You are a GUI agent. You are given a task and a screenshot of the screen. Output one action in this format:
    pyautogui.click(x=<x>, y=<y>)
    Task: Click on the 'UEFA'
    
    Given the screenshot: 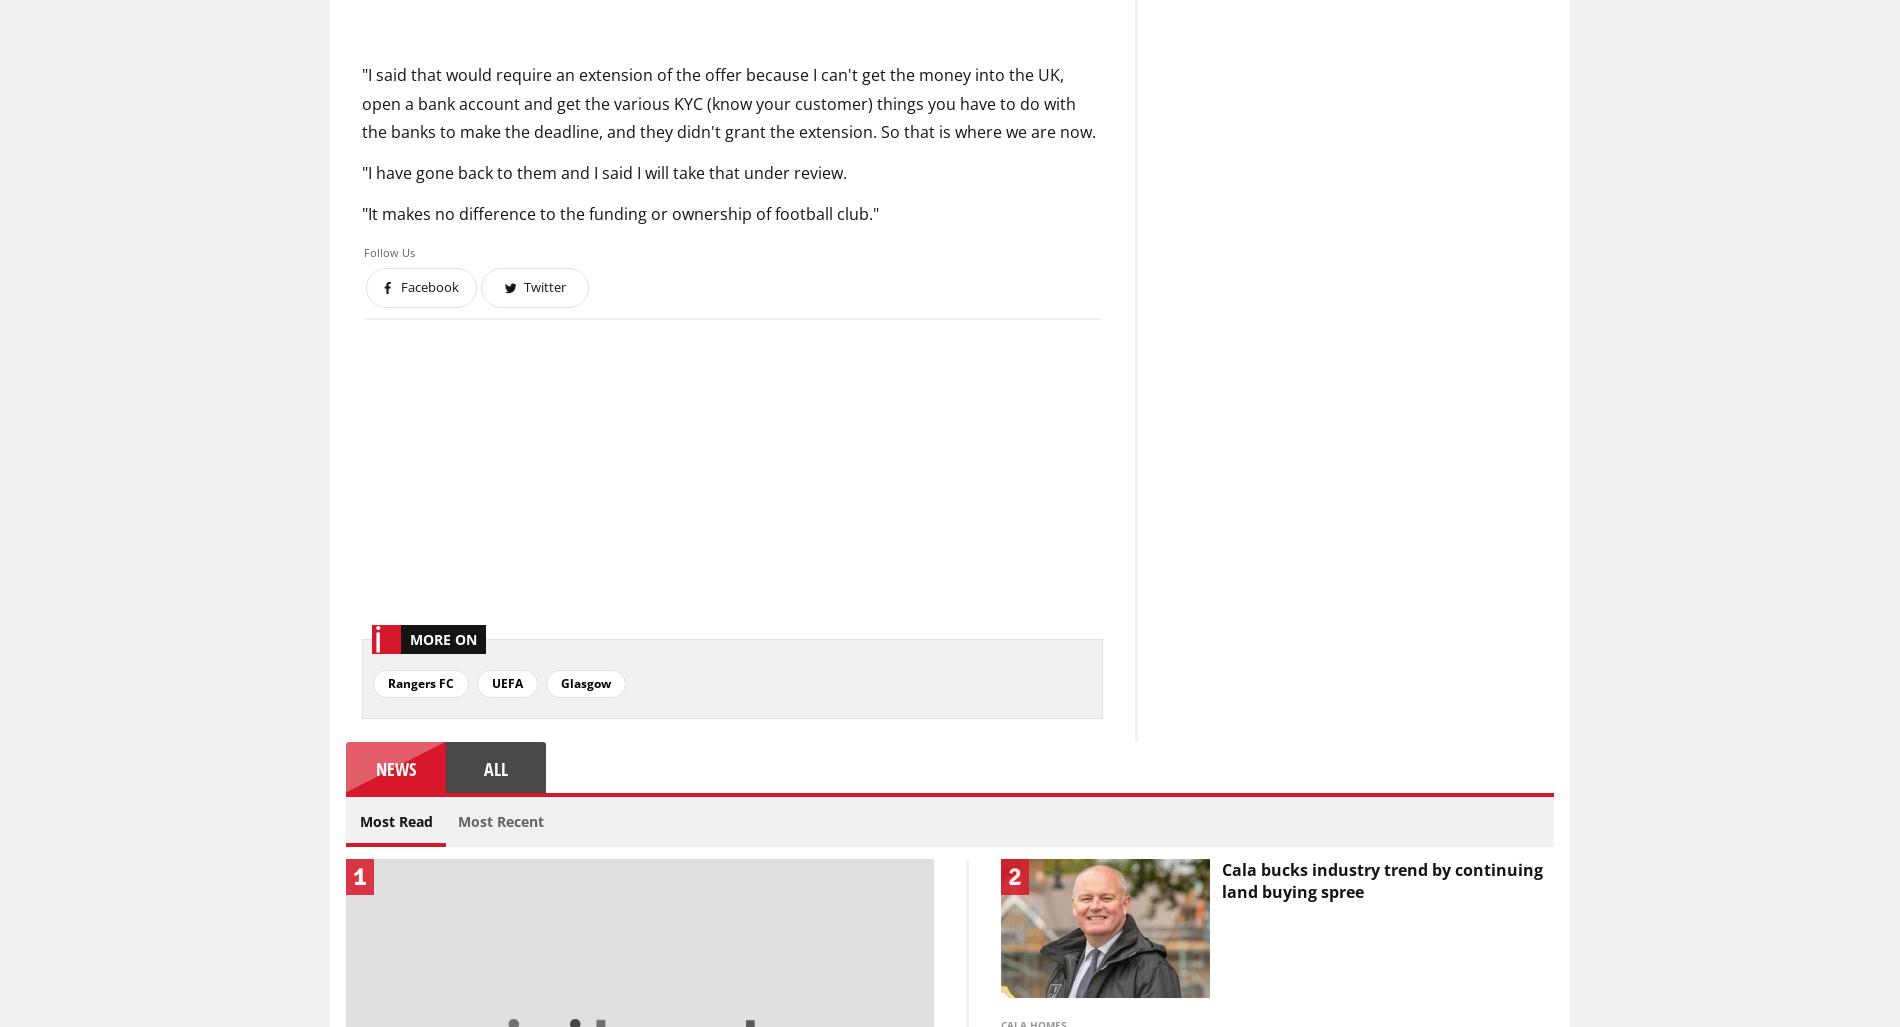 What is the action you would take?
    pyautogui.click(x=507, y=681)
    